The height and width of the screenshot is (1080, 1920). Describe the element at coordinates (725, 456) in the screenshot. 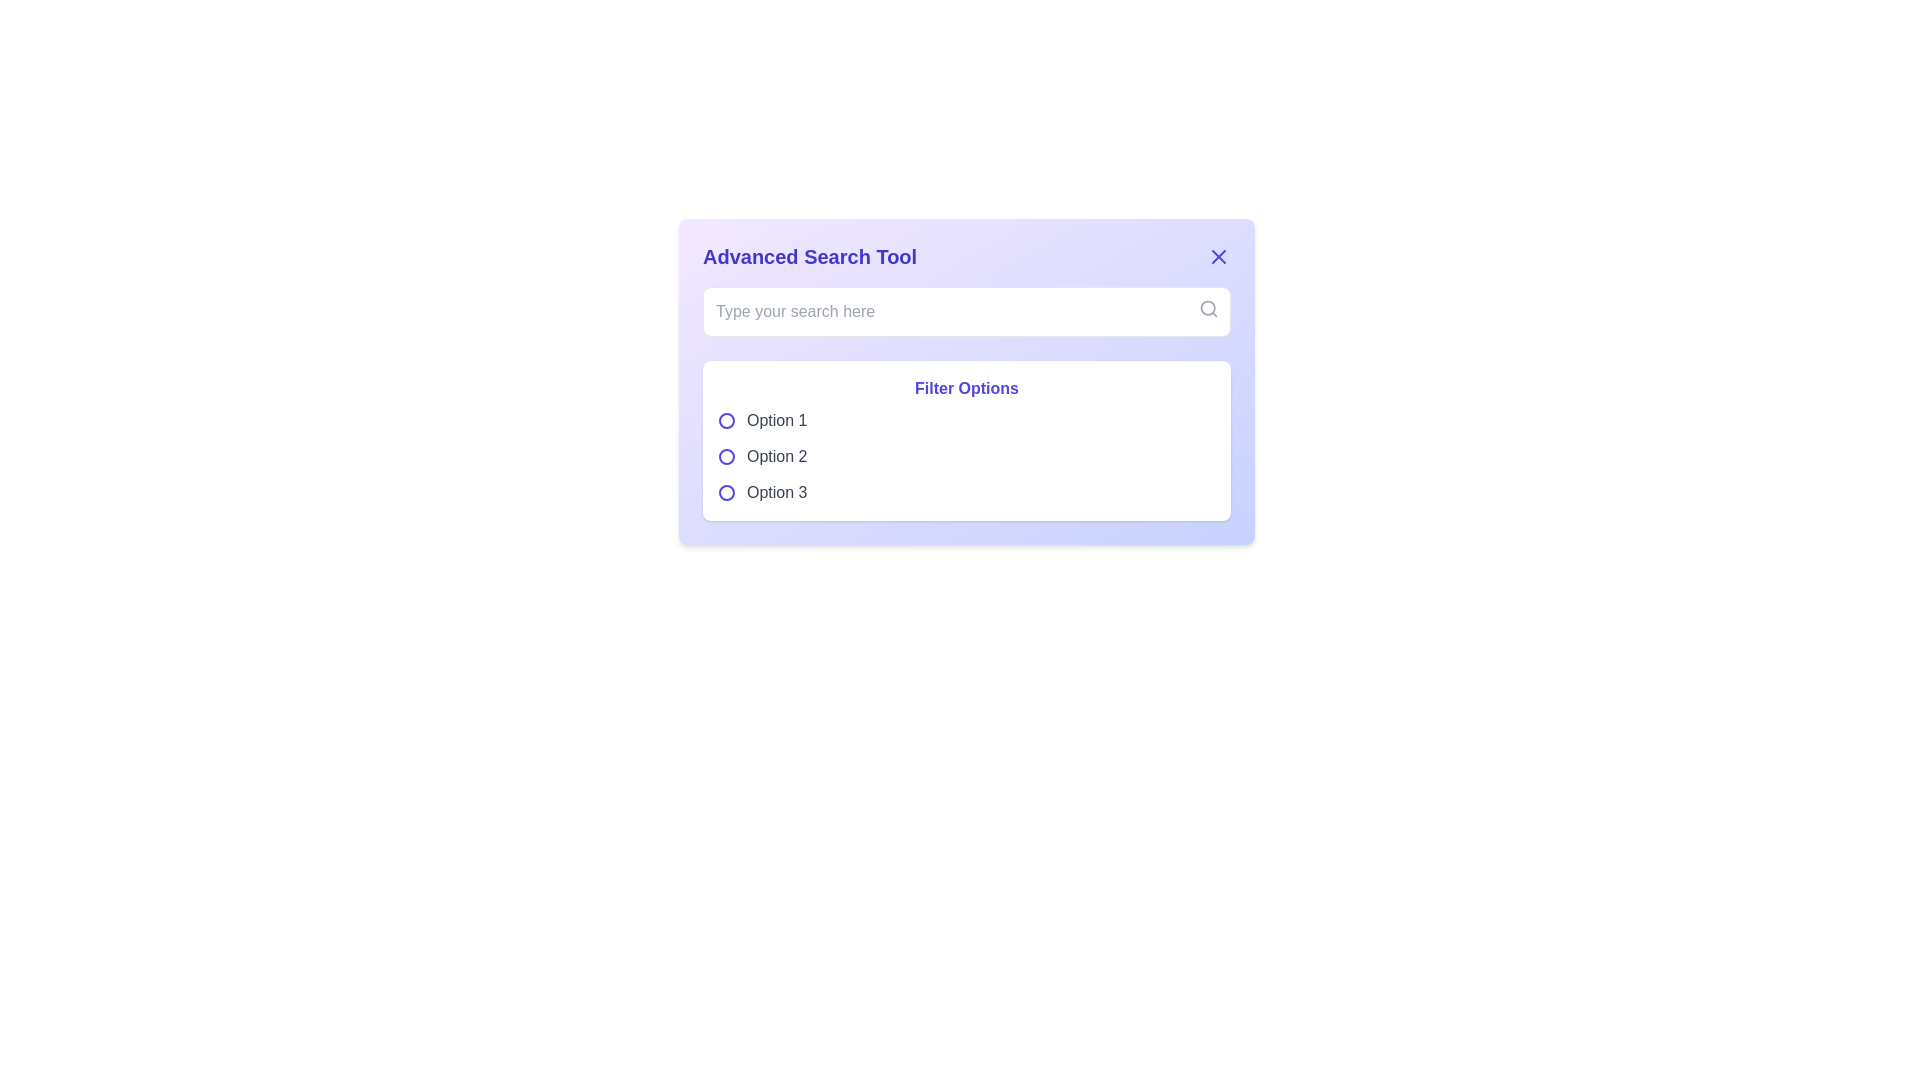

I see `the checkbox for 'Option 2'` at that location.